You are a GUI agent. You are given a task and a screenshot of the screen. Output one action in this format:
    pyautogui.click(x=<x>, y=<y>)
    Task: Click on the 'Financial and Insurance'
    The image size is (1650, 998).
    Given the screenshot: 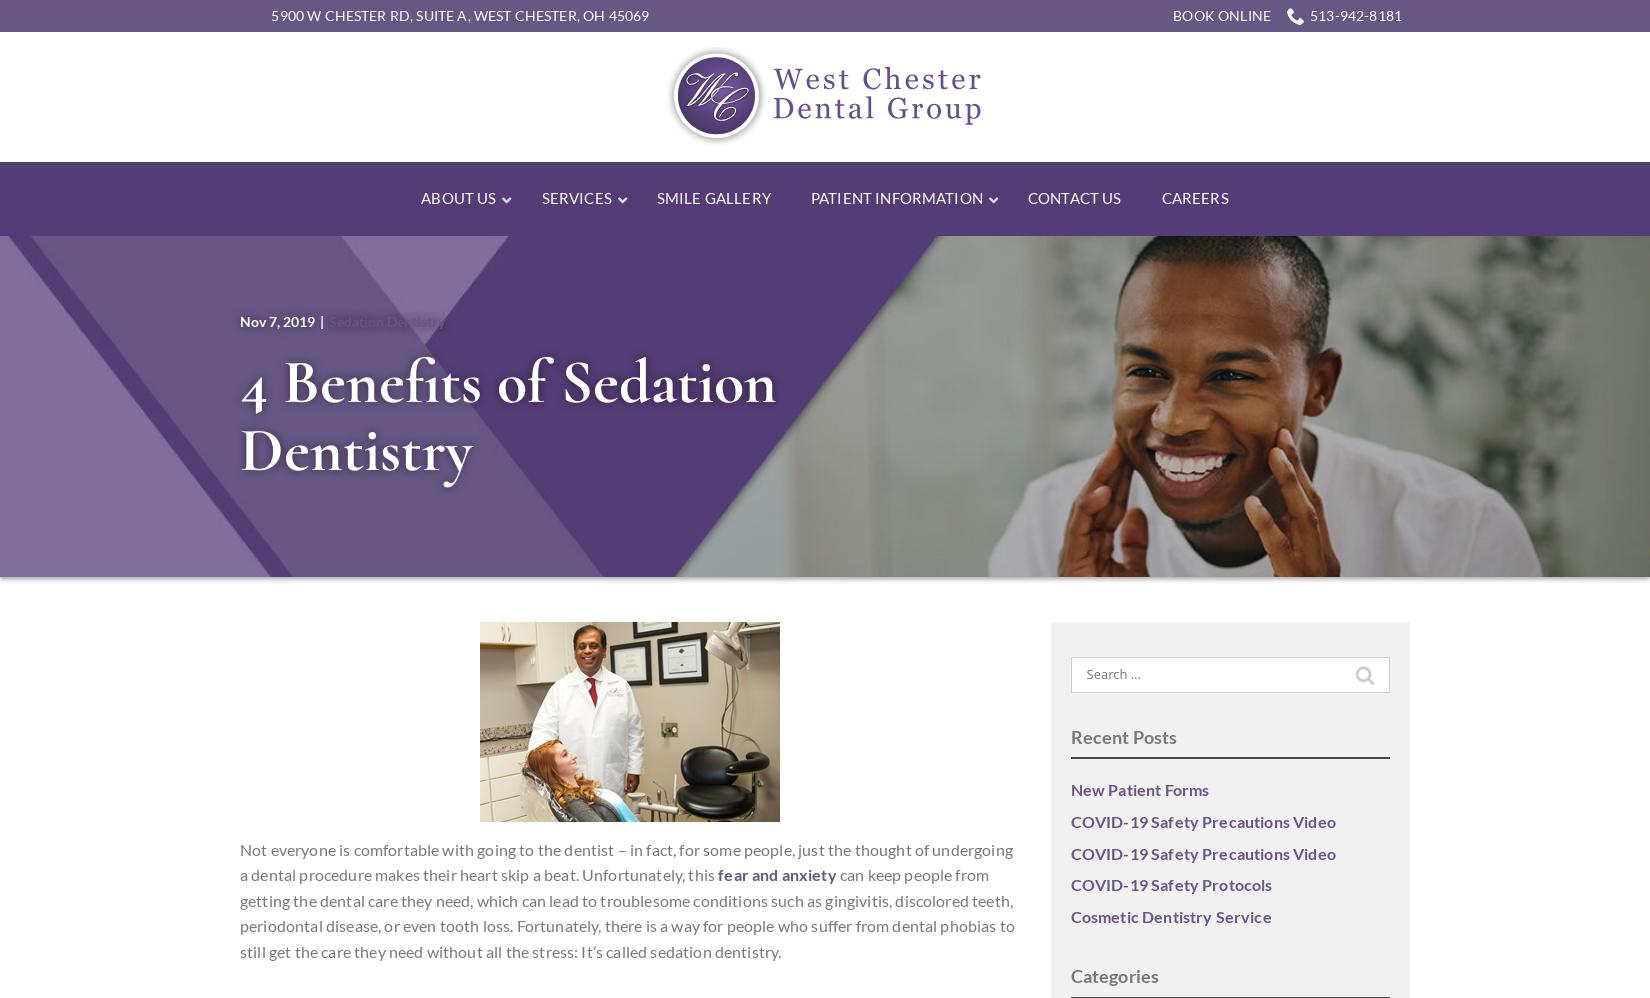 What is the action you would take?
    pyautogui.click(x=809, y=317)
    